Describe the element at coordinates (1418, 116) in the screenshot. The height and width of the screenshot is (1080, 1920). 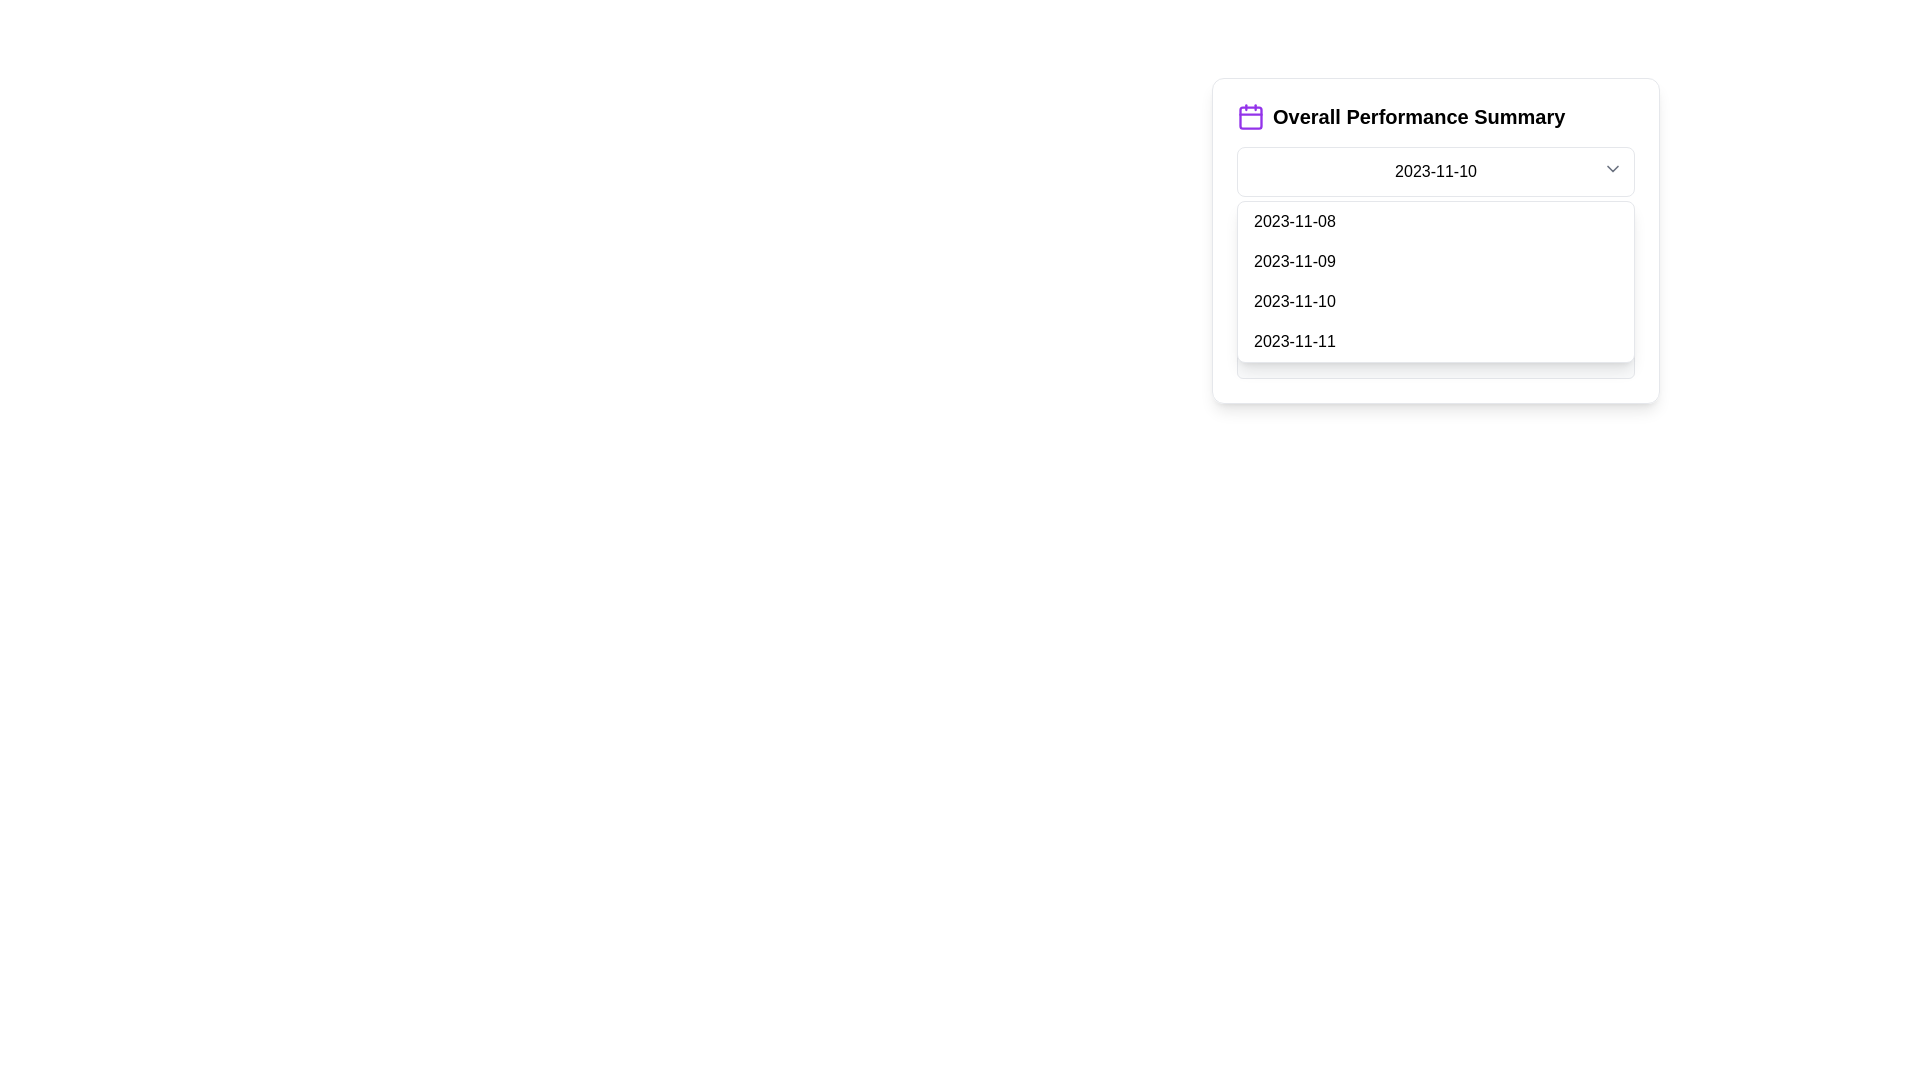
I see `the Text Label that serves as a title or heading, located to the right of the calendar icon in the header group at the top of the section` at that location.